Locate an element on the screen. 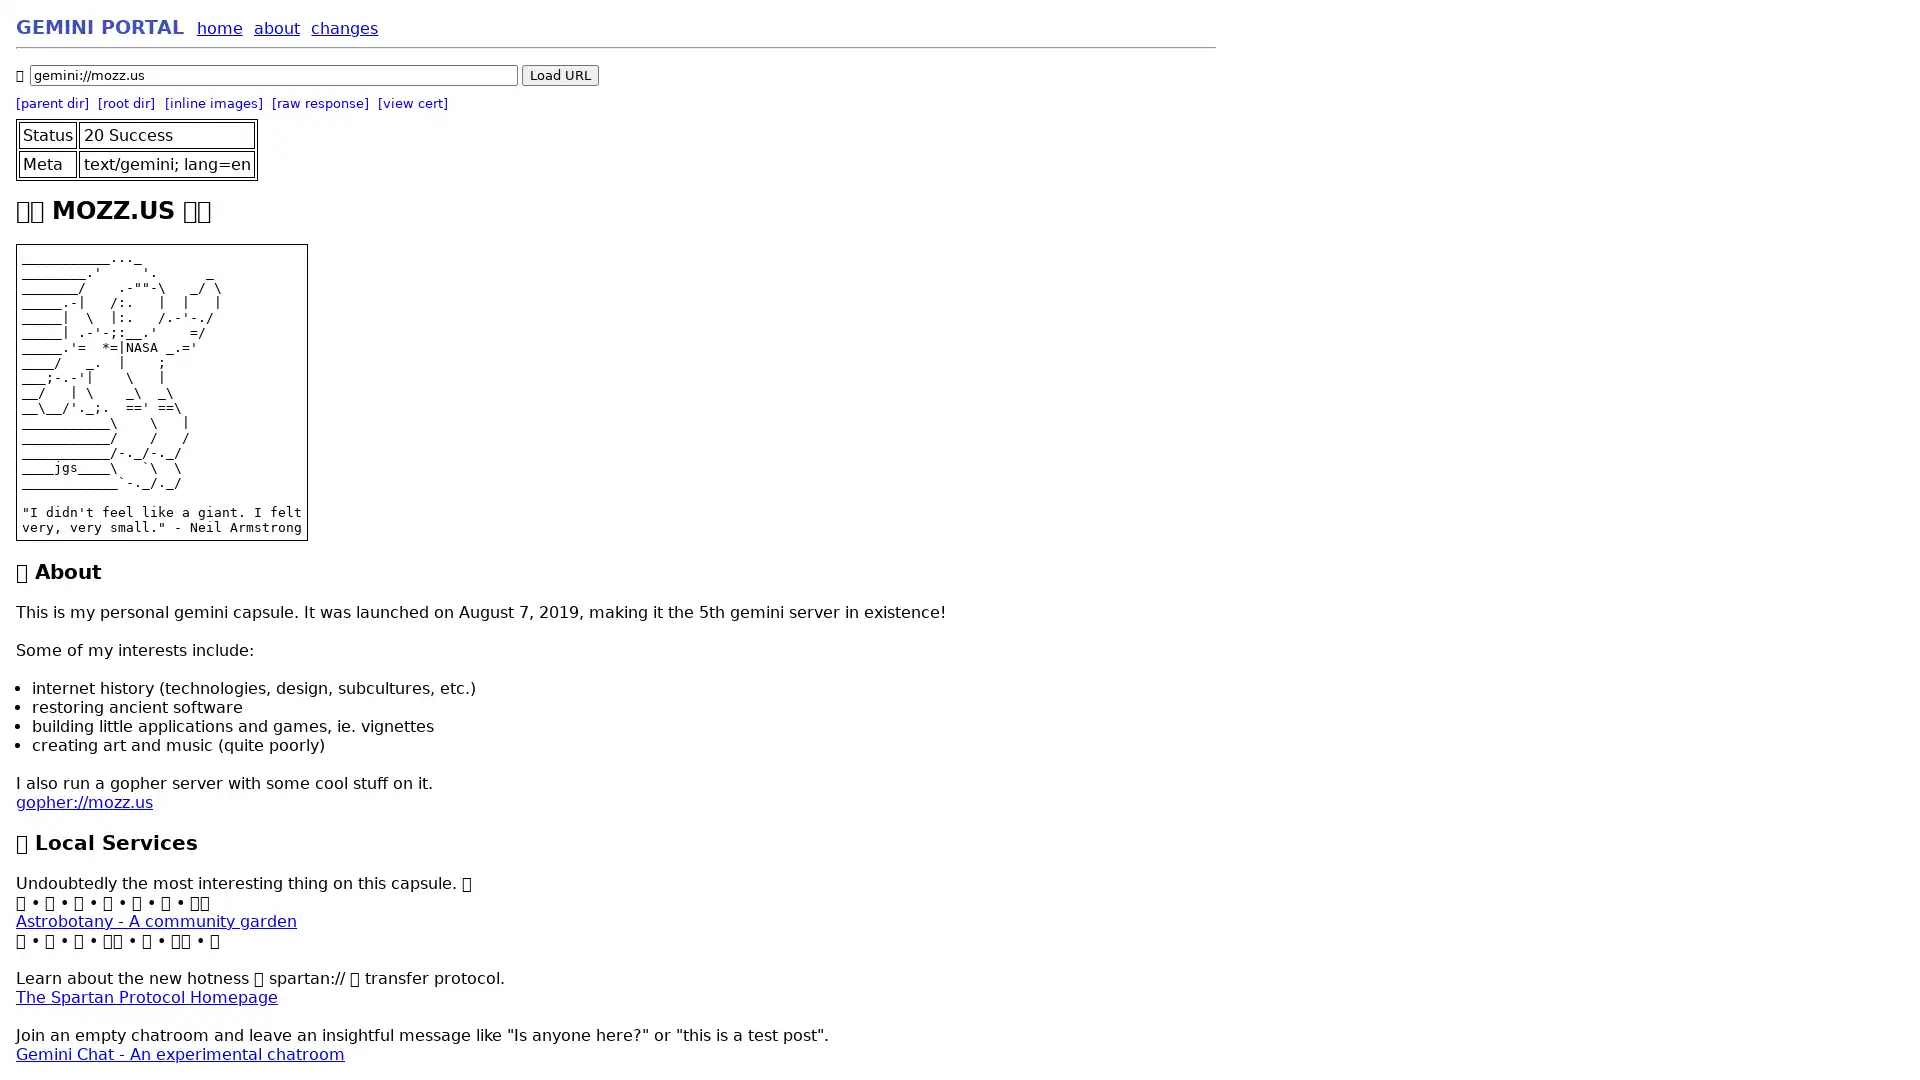 This screenshot has height=1080, width=1920. Load URL is located at coordinates (560, 74).